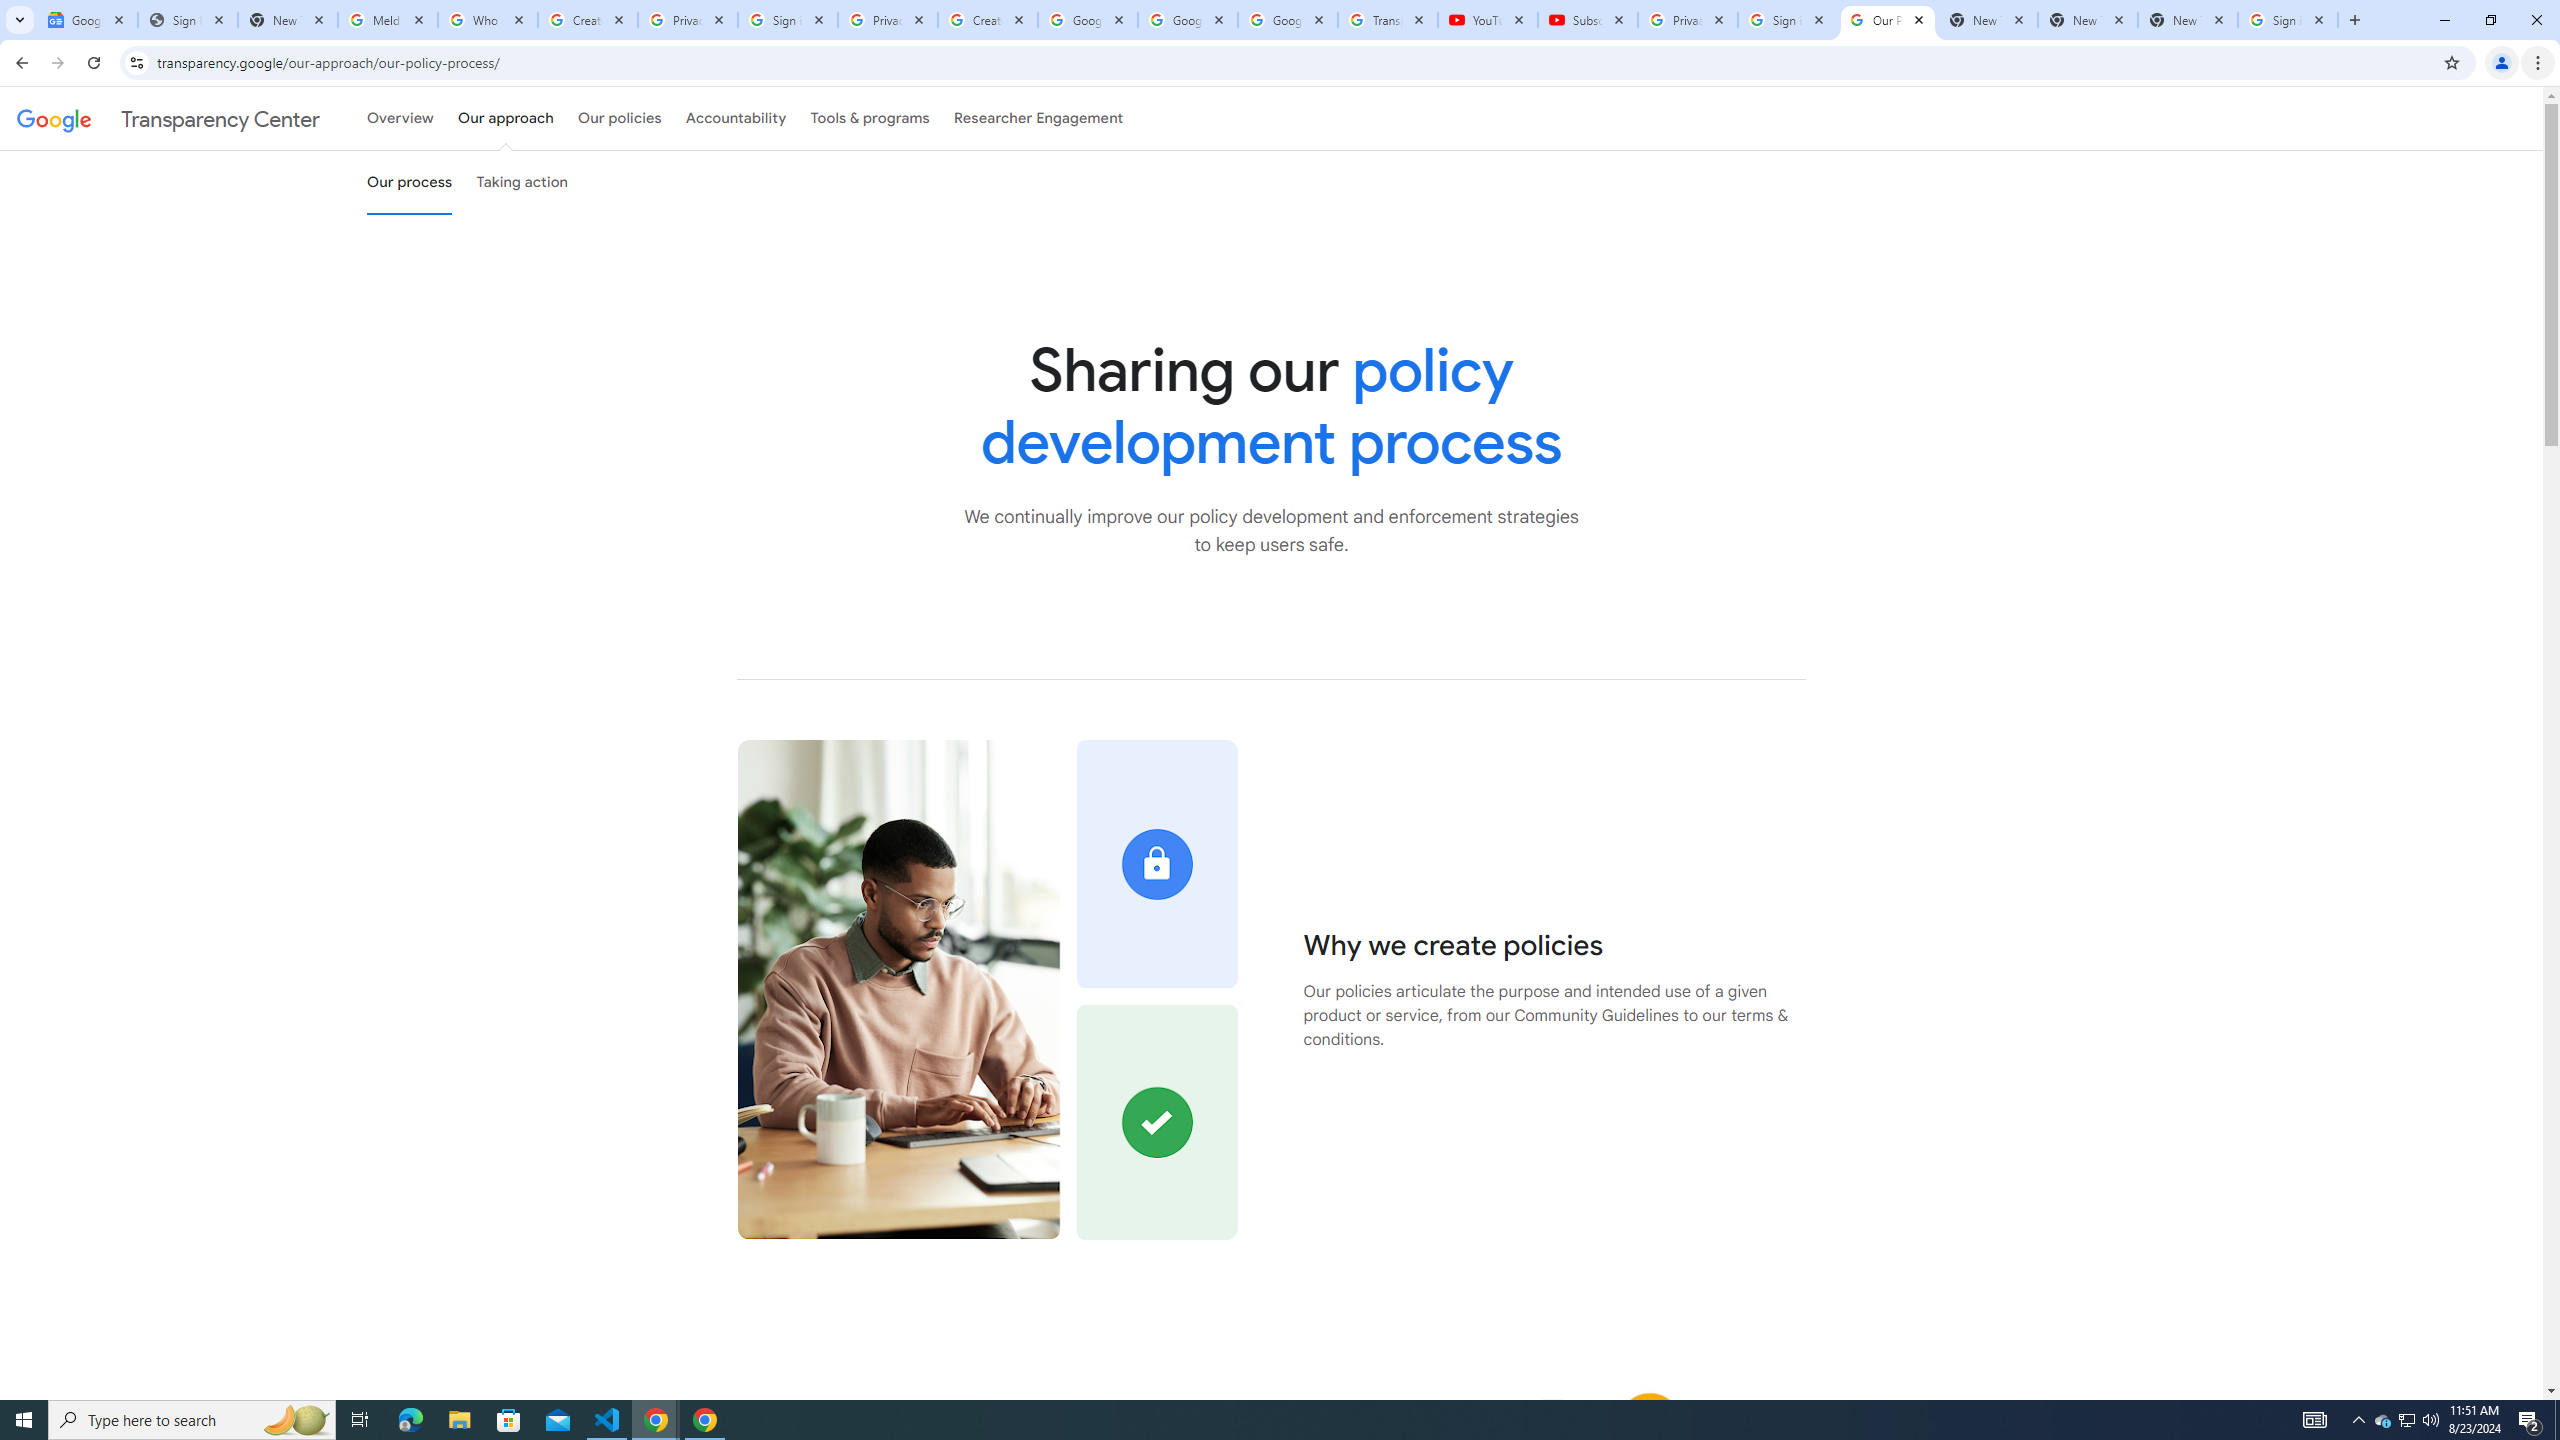 The image size is (2560, 1440). What do you see at coordinates (505, 118) in the screenshot?
I see `'Our approach'` at bounding box center [505, 118].